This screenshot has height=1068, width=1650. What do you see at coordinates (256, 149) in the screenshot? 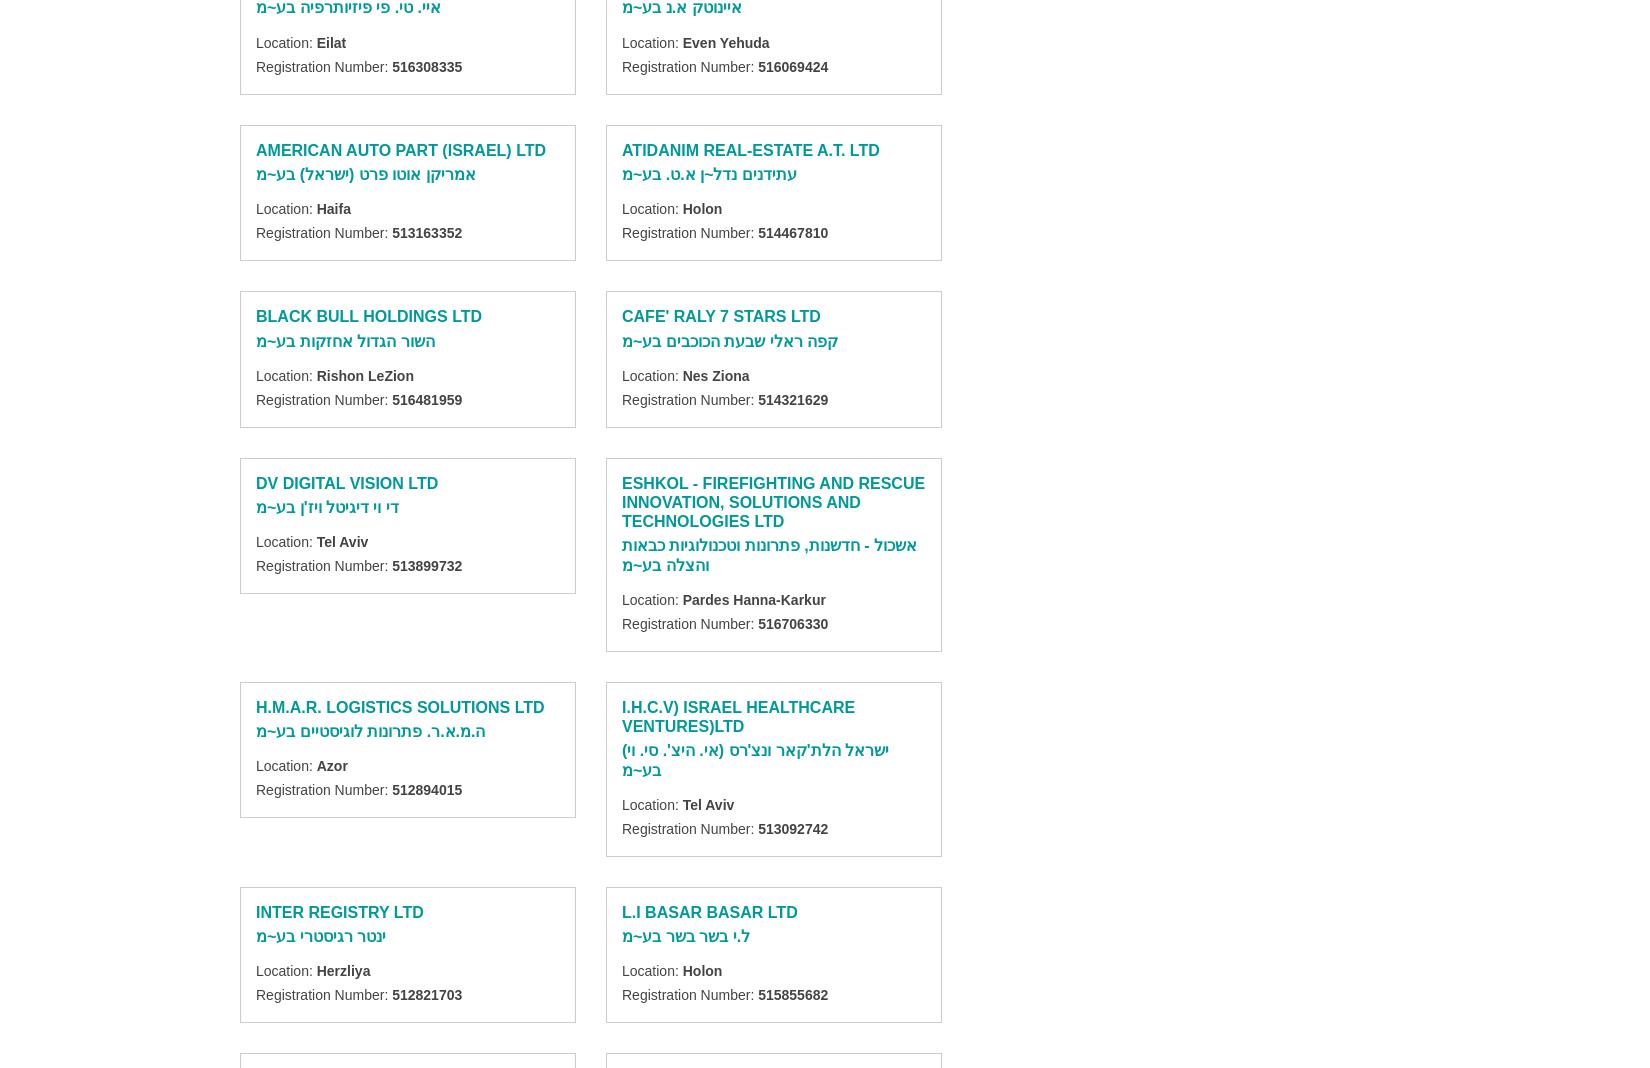
I see `'AMERICAN AUTO PART (ISRAEL) LTD'` at bounding box center [256, 149].